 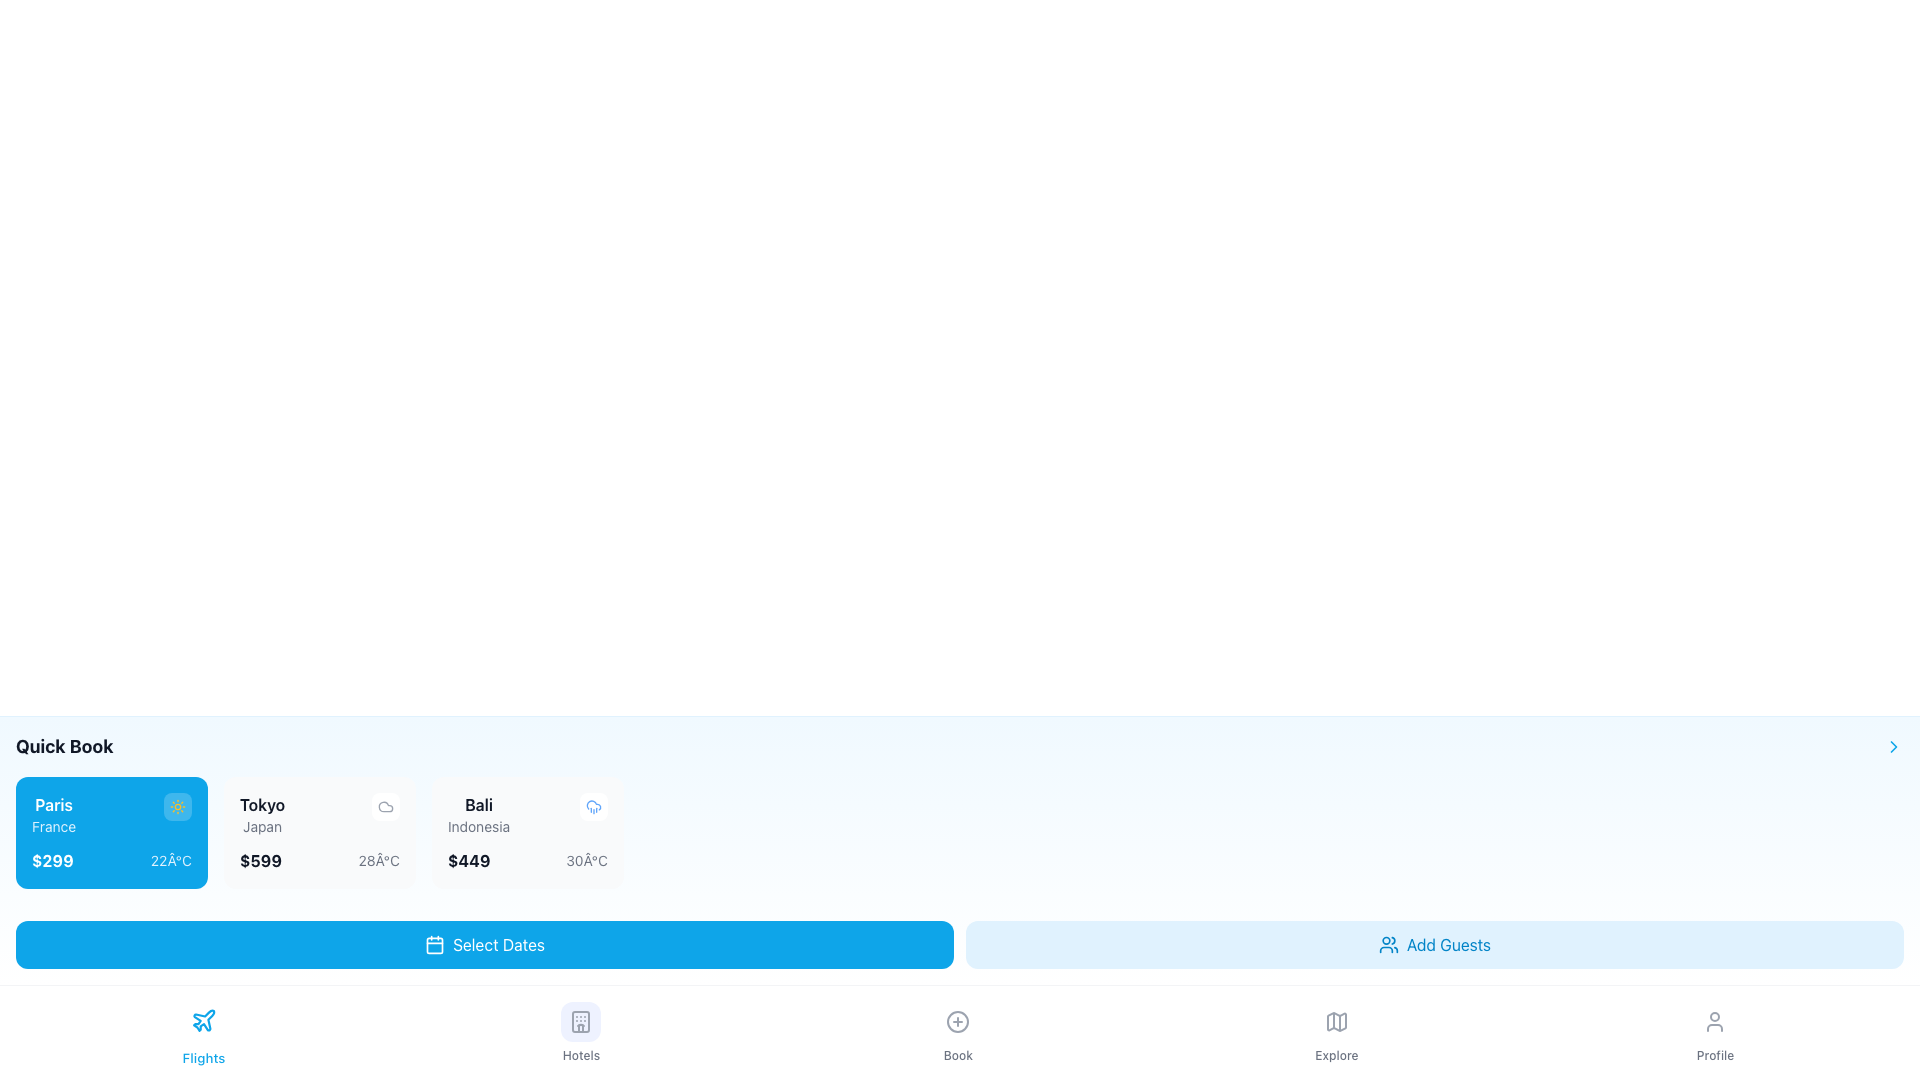 What do you see at coordinates (468, 859) in the screenshot?
I see `the price value displayed in the text label associated with the destination 'Bali', which is located below the 'Indonesia' label and next to the temperature indicator` at bounding box center [468, 859].